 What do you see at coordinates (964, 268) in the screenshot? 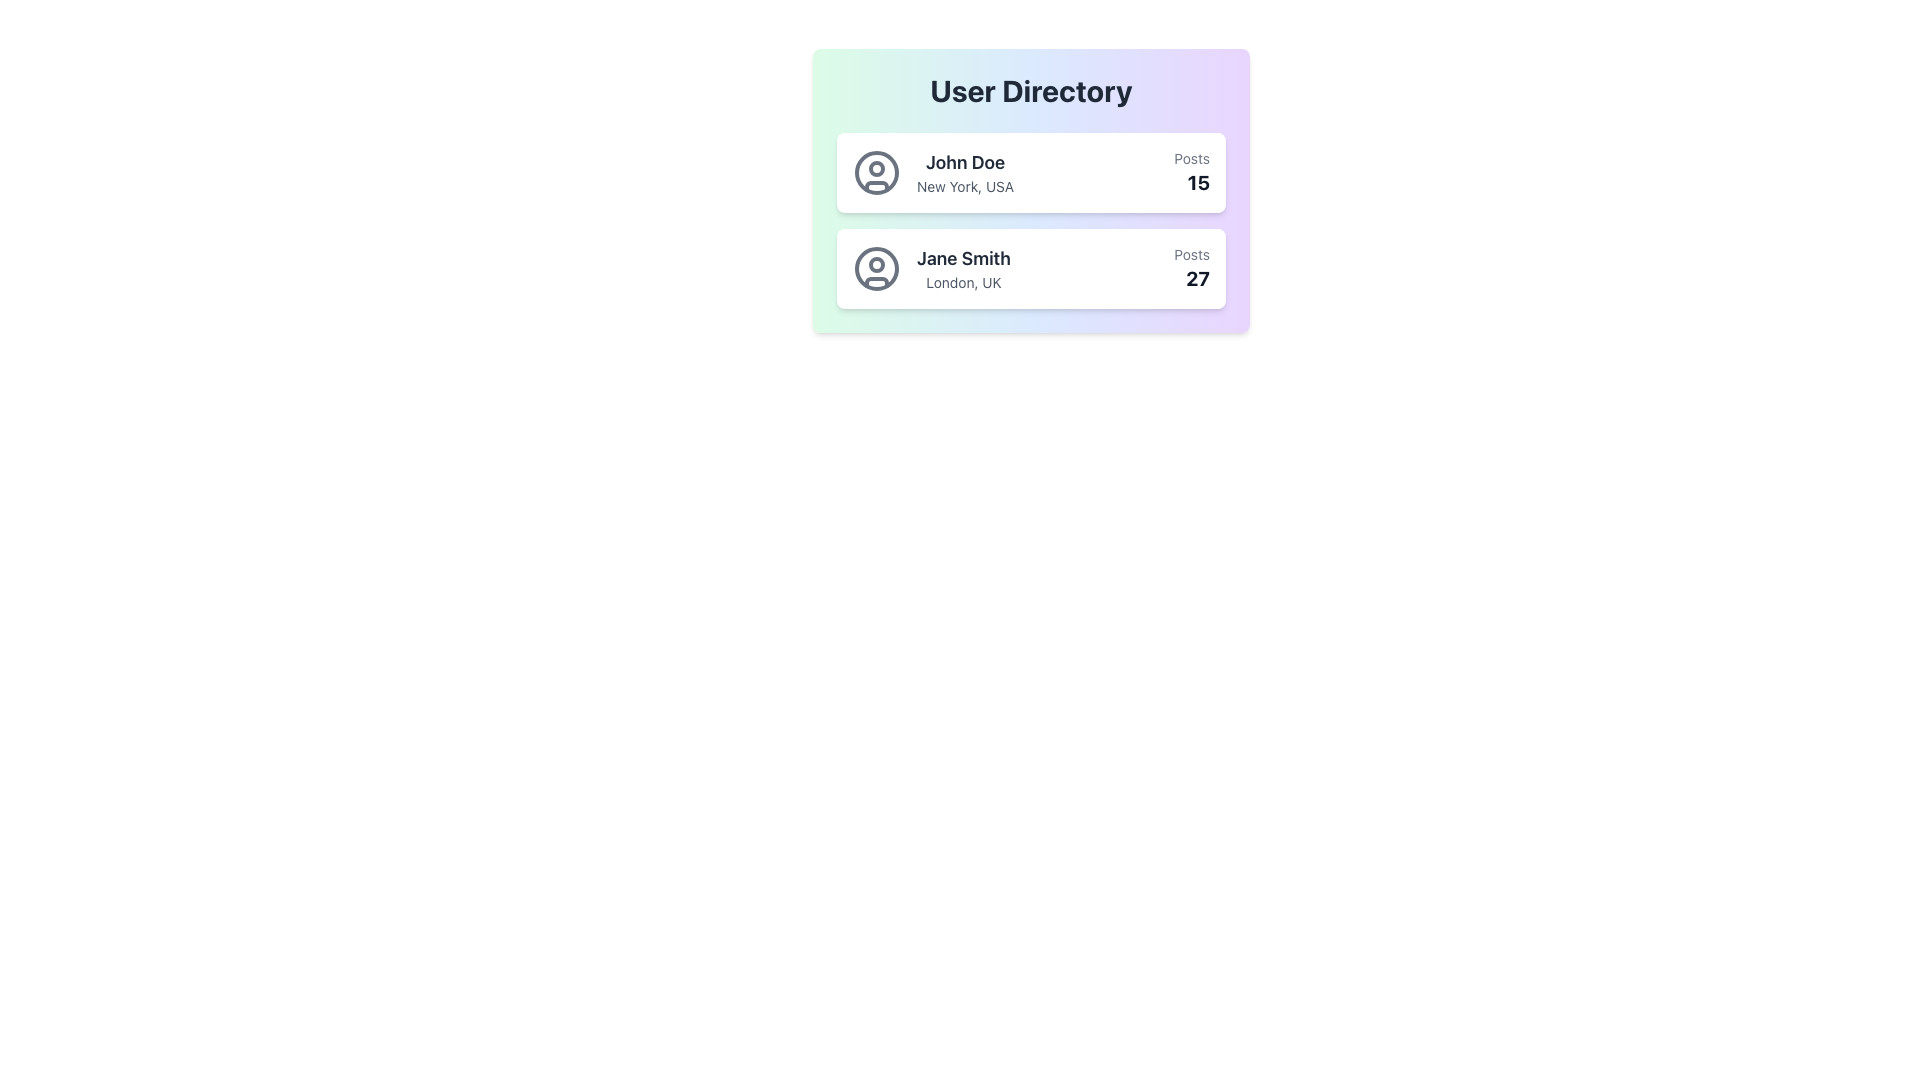
I see `information displayed in the text block containing 'Jane Smith' and 'London, UK' located in the User Directory section` at bounding box center [964, 268].